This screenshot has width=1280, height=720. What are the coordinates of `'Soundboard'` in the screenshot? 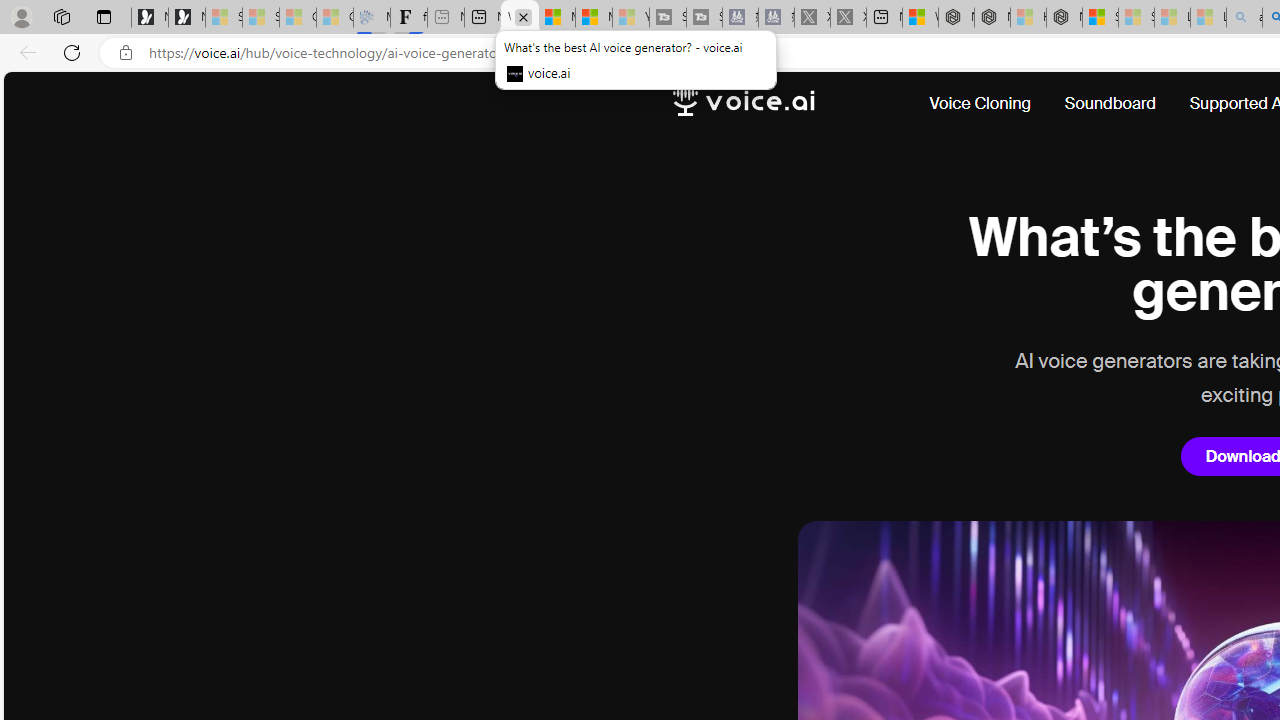 It's located at (1108, 104).